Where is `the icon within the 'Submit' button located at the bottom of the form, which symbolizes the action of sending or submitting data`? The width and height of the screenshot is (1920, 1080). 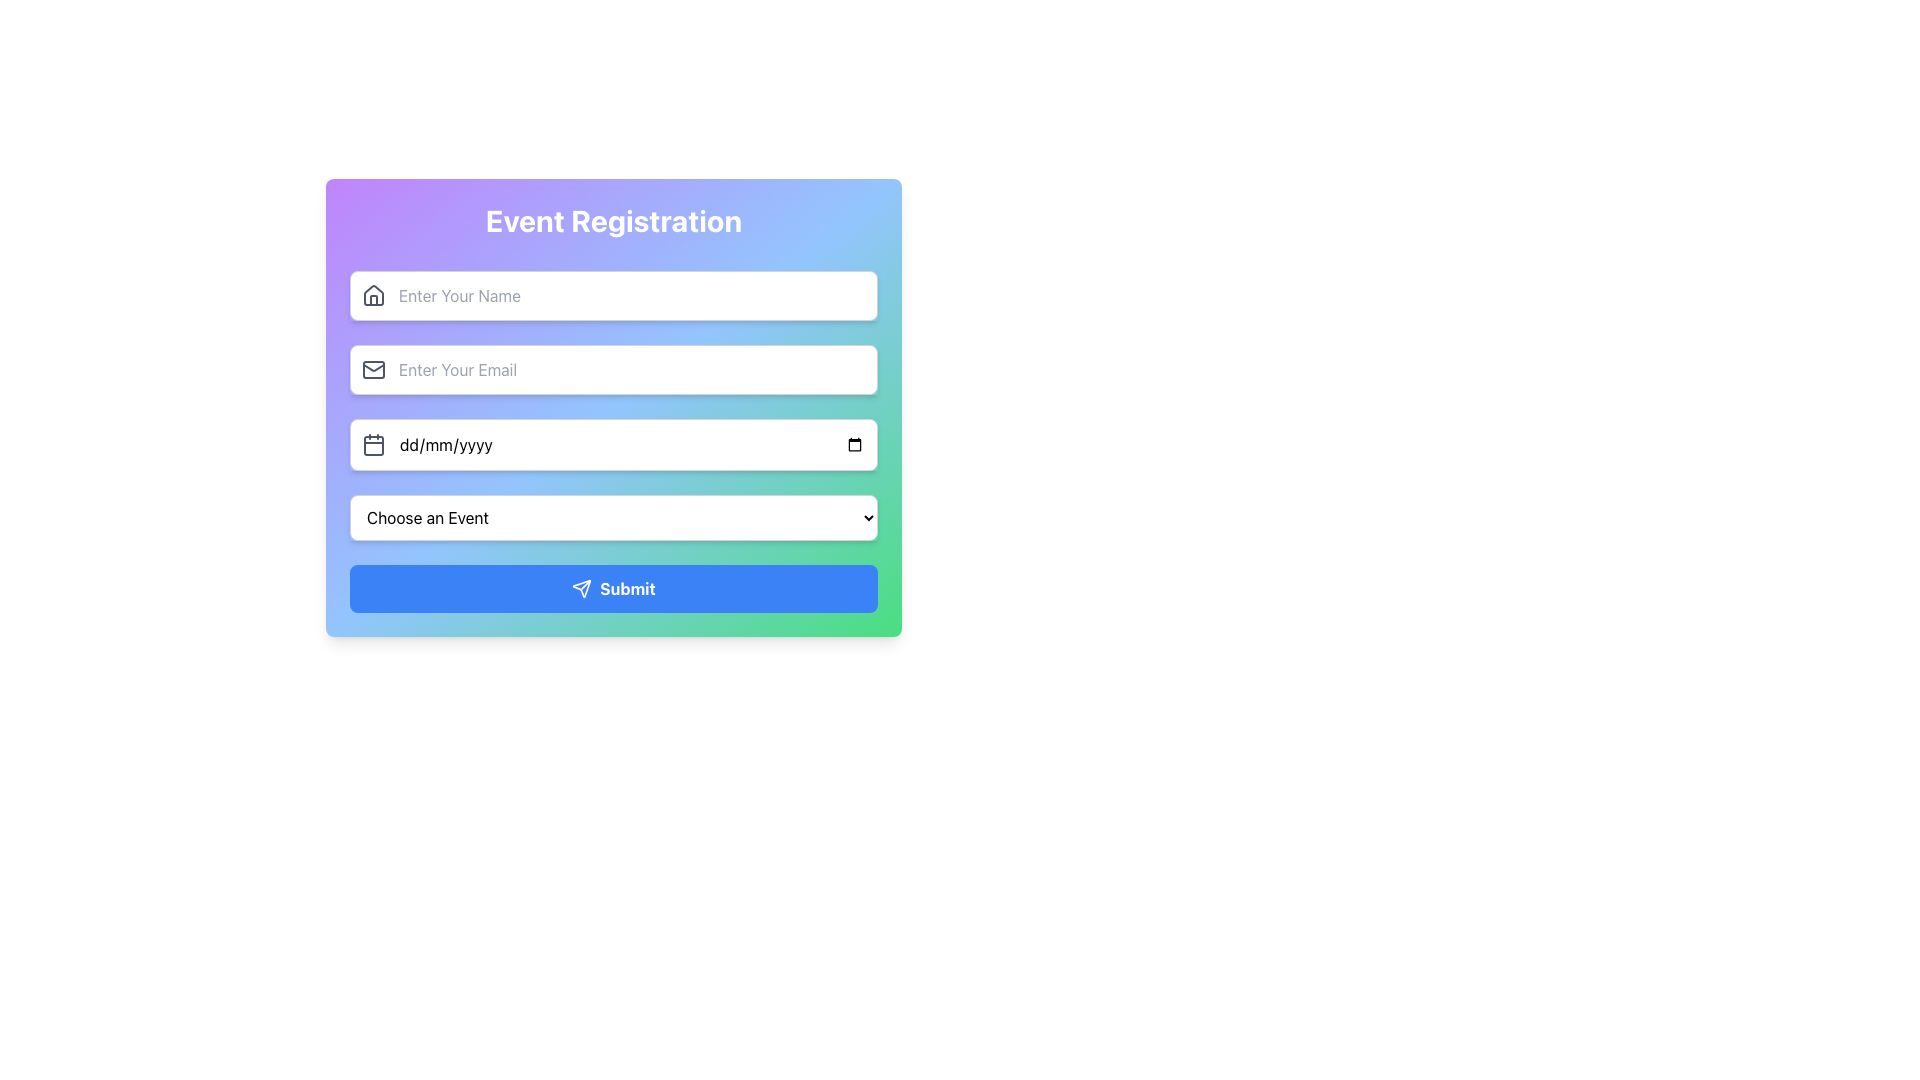
the icon within the 'Submit' button located at the bottom of the form, which symbolizes the action of sending or submitting data is located at coordinates (581, 588).